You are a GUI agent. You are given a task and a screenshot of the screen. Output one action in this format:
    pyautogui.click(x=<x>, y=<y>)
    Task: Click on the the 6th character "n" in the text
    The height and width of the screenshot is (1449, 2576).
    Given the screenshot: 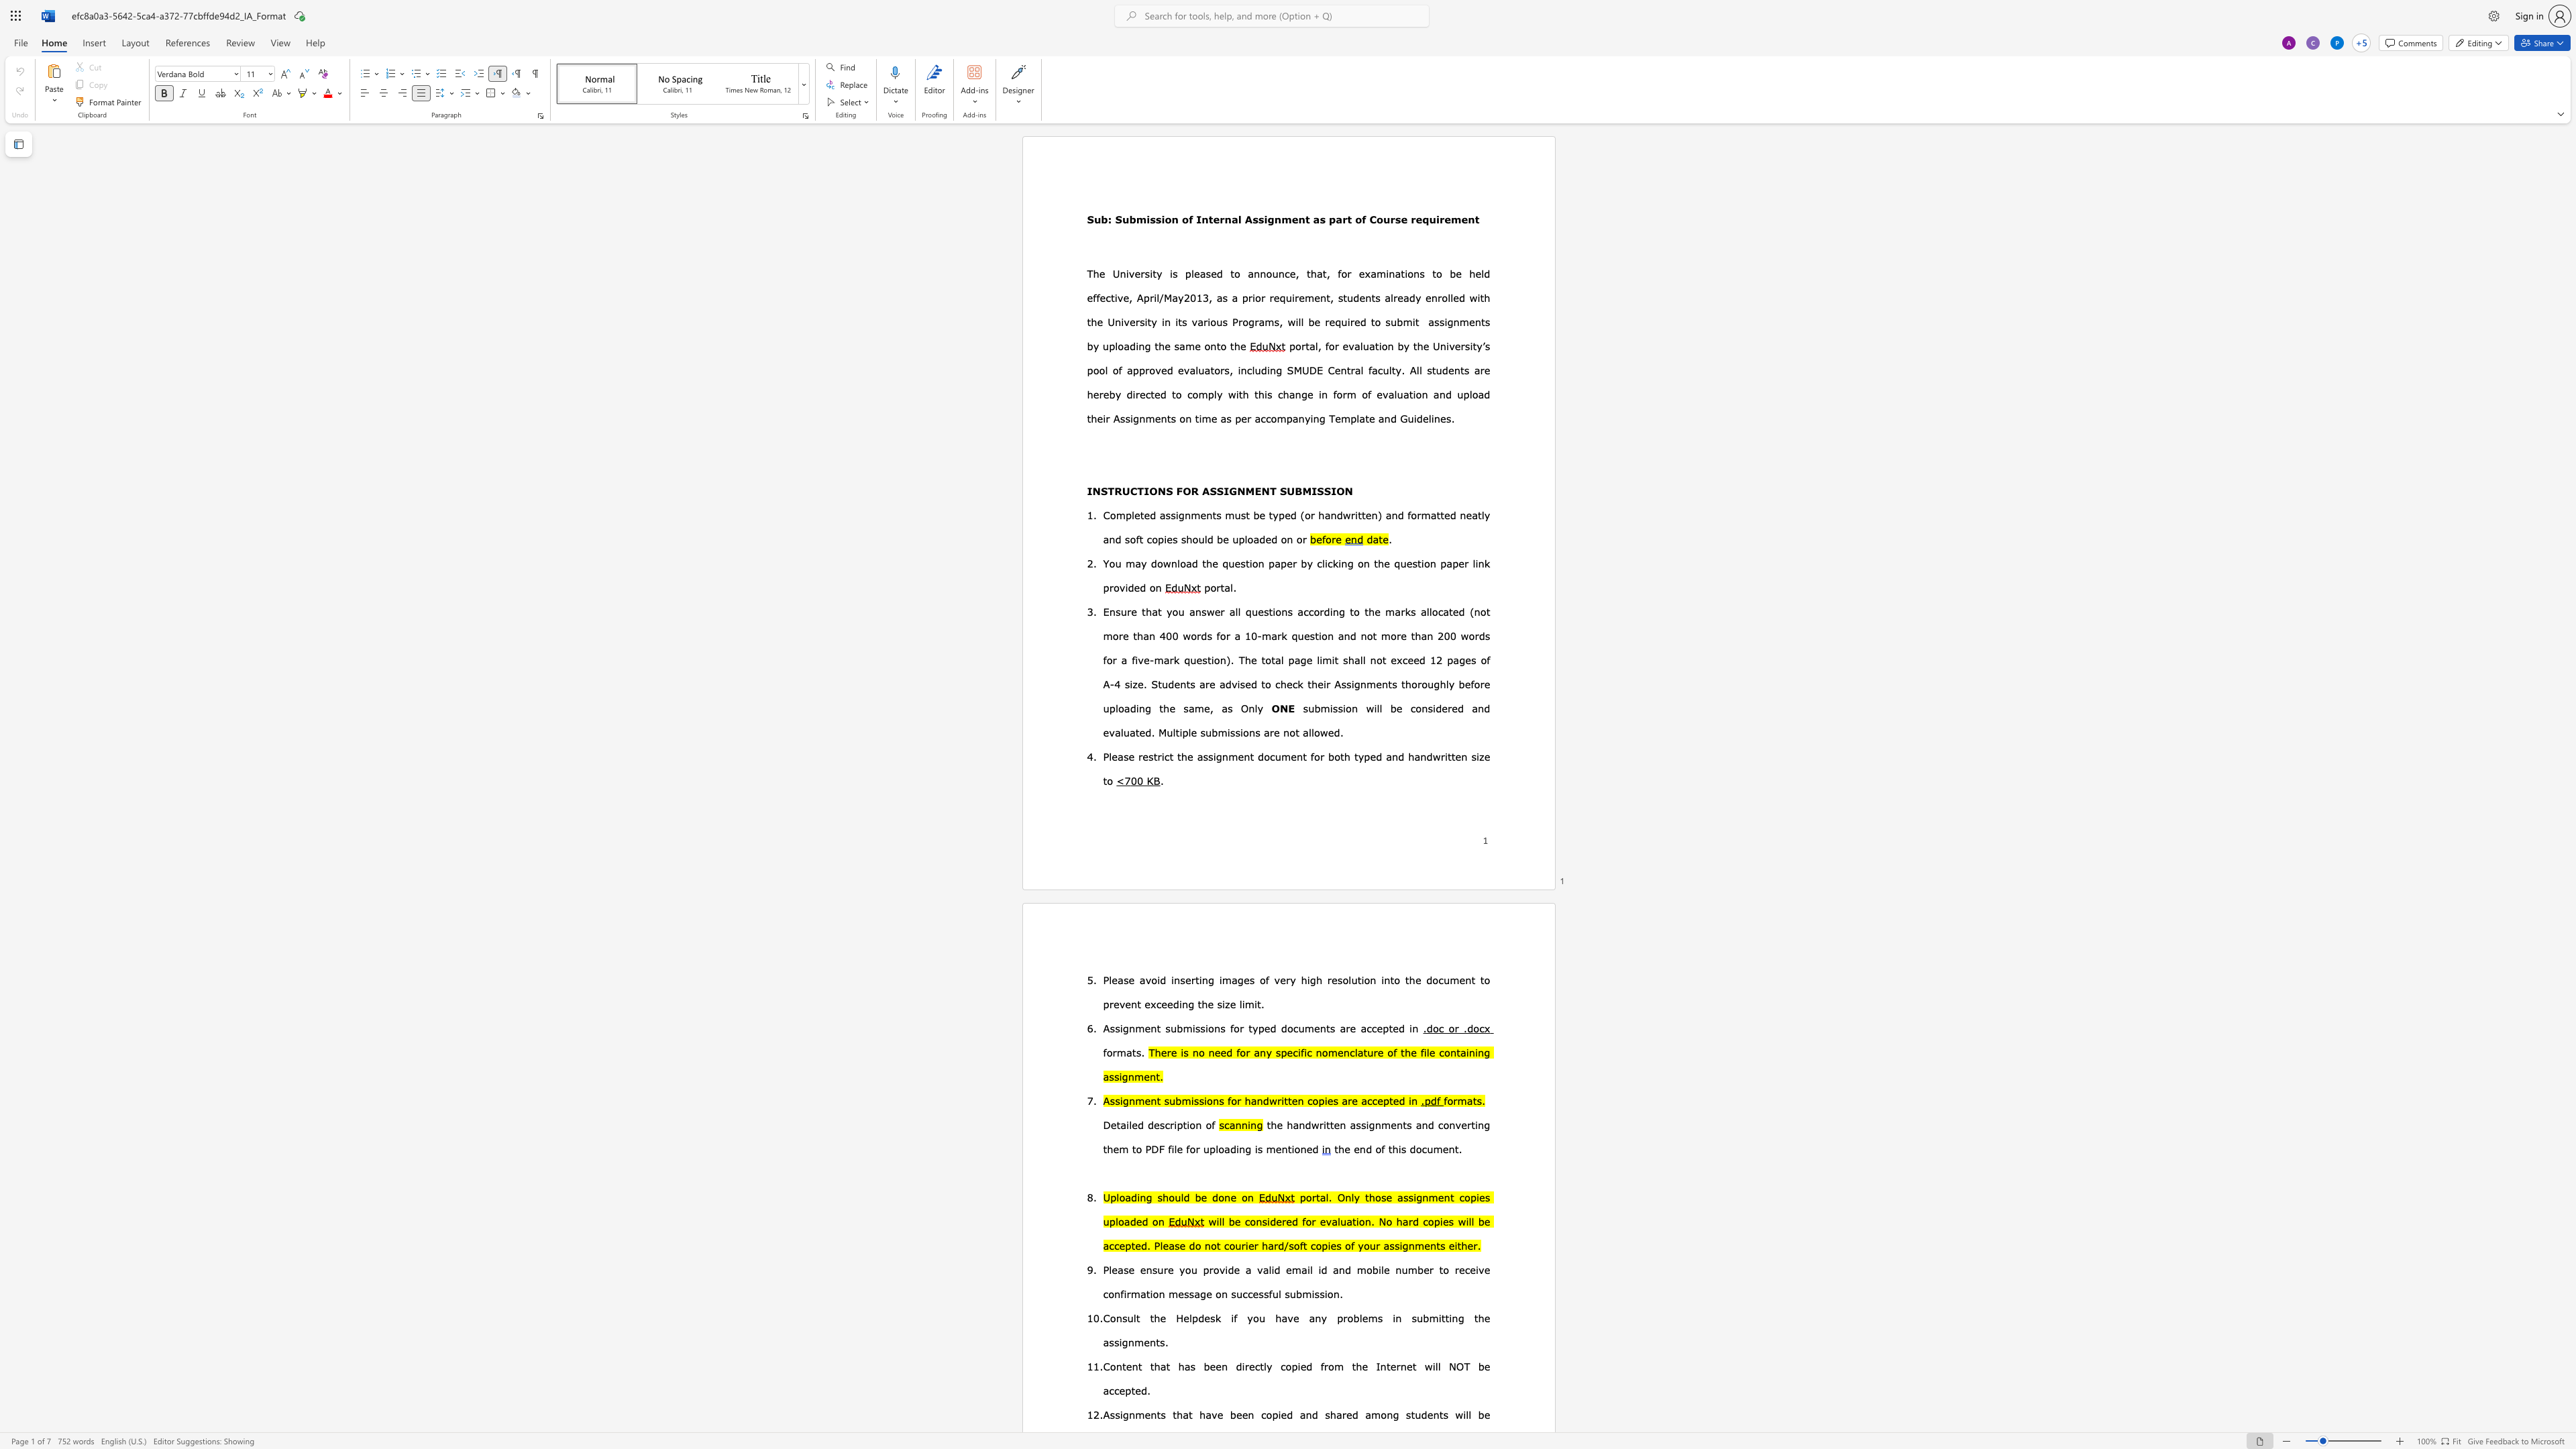 What is the action you would take?
    pyautogui.click(x=1470, y=219)
    